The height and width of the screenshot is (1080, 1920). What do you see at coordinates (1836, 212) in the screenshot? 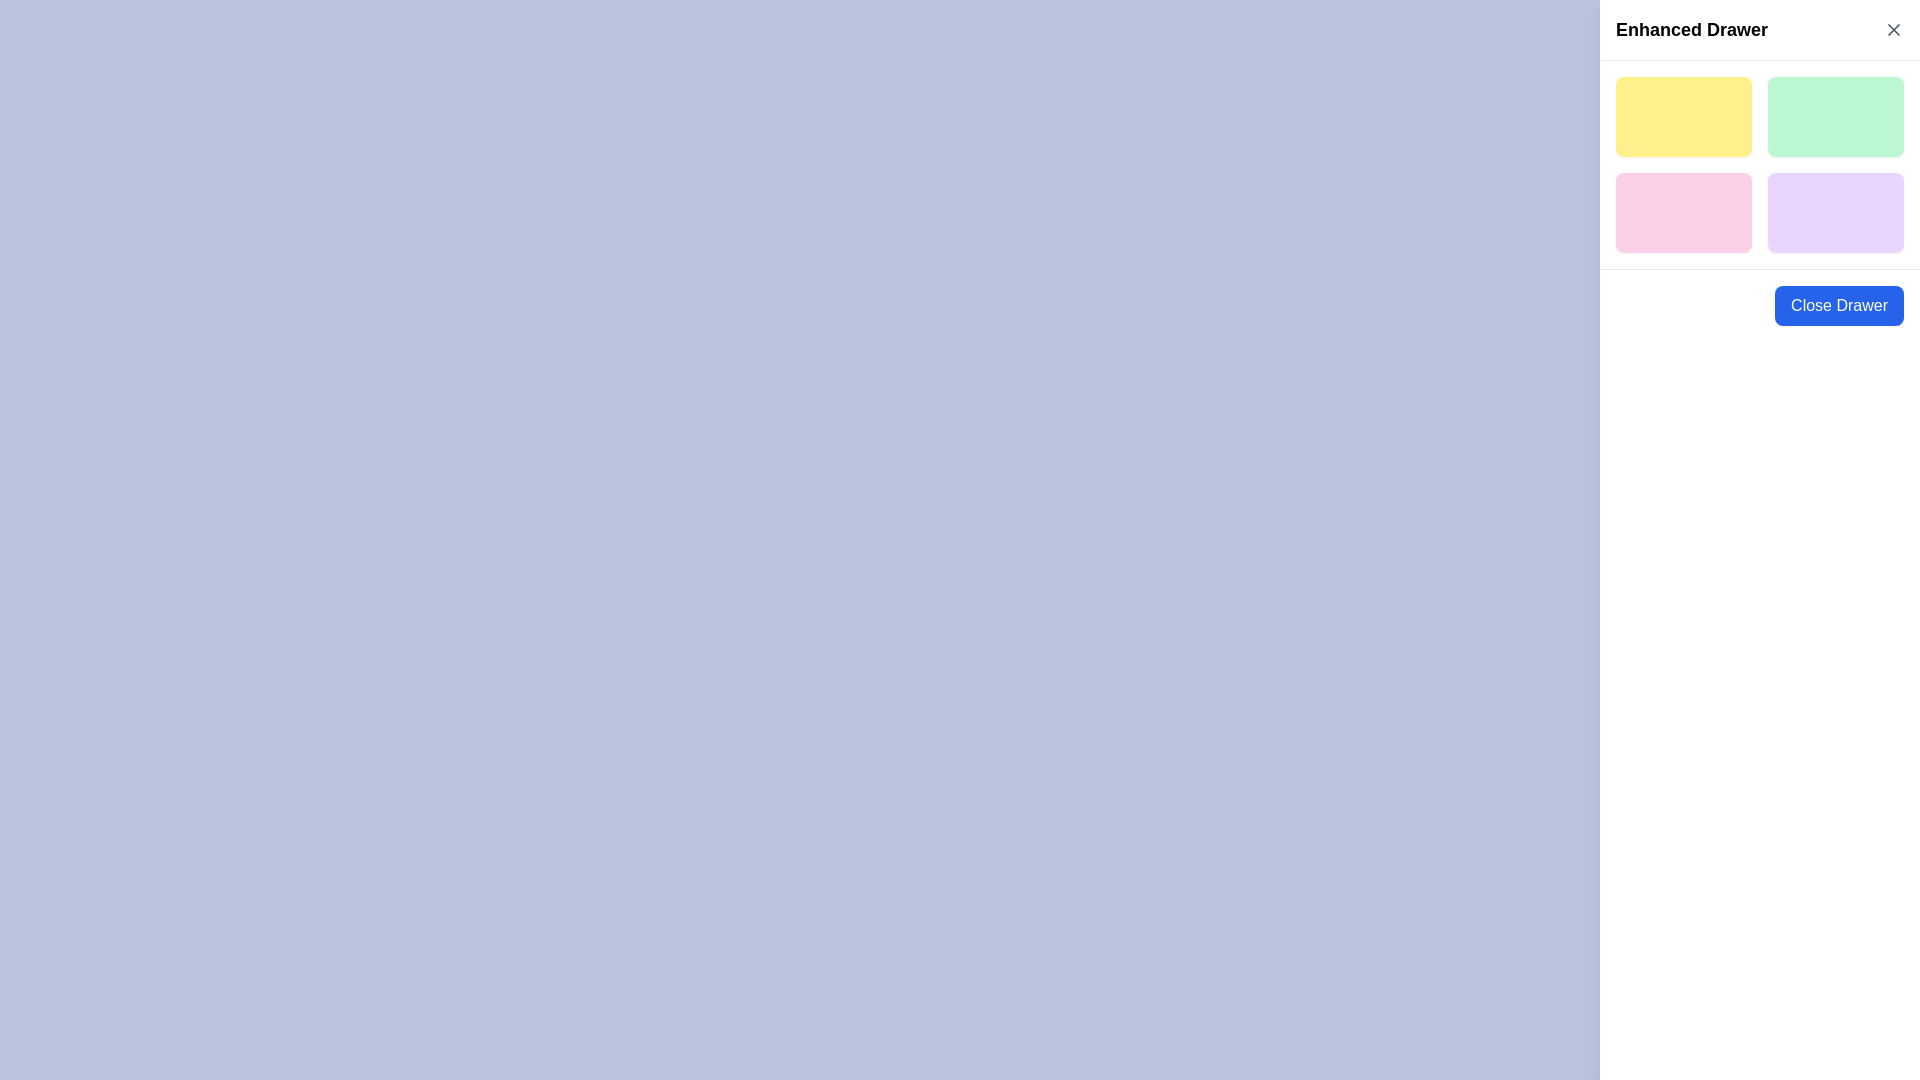
I see `the decorative/selectable card located in the bottom-right corner of the grid in the 'Enhanced Drawer' panel` at bounding box center [1836, 212].